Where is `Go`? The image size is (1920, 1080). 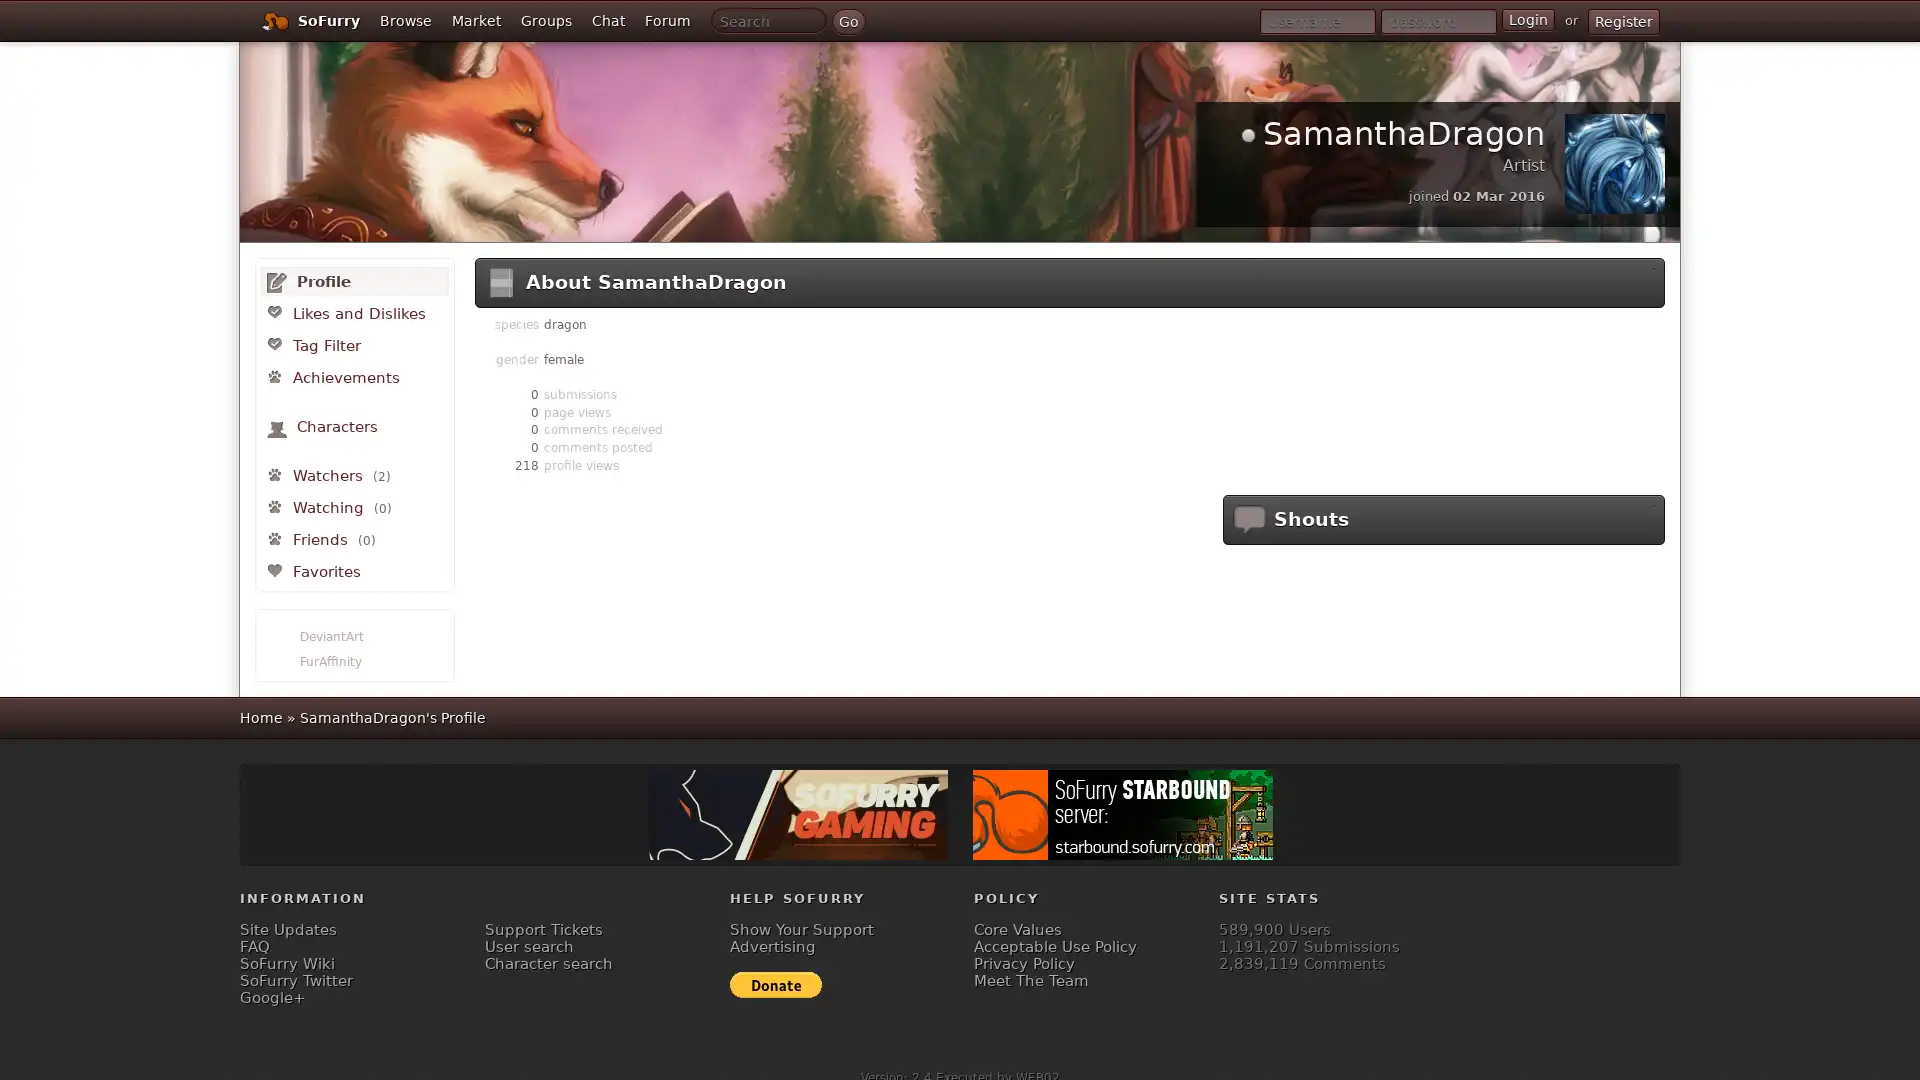
Go is located at coordinates (849, 22).